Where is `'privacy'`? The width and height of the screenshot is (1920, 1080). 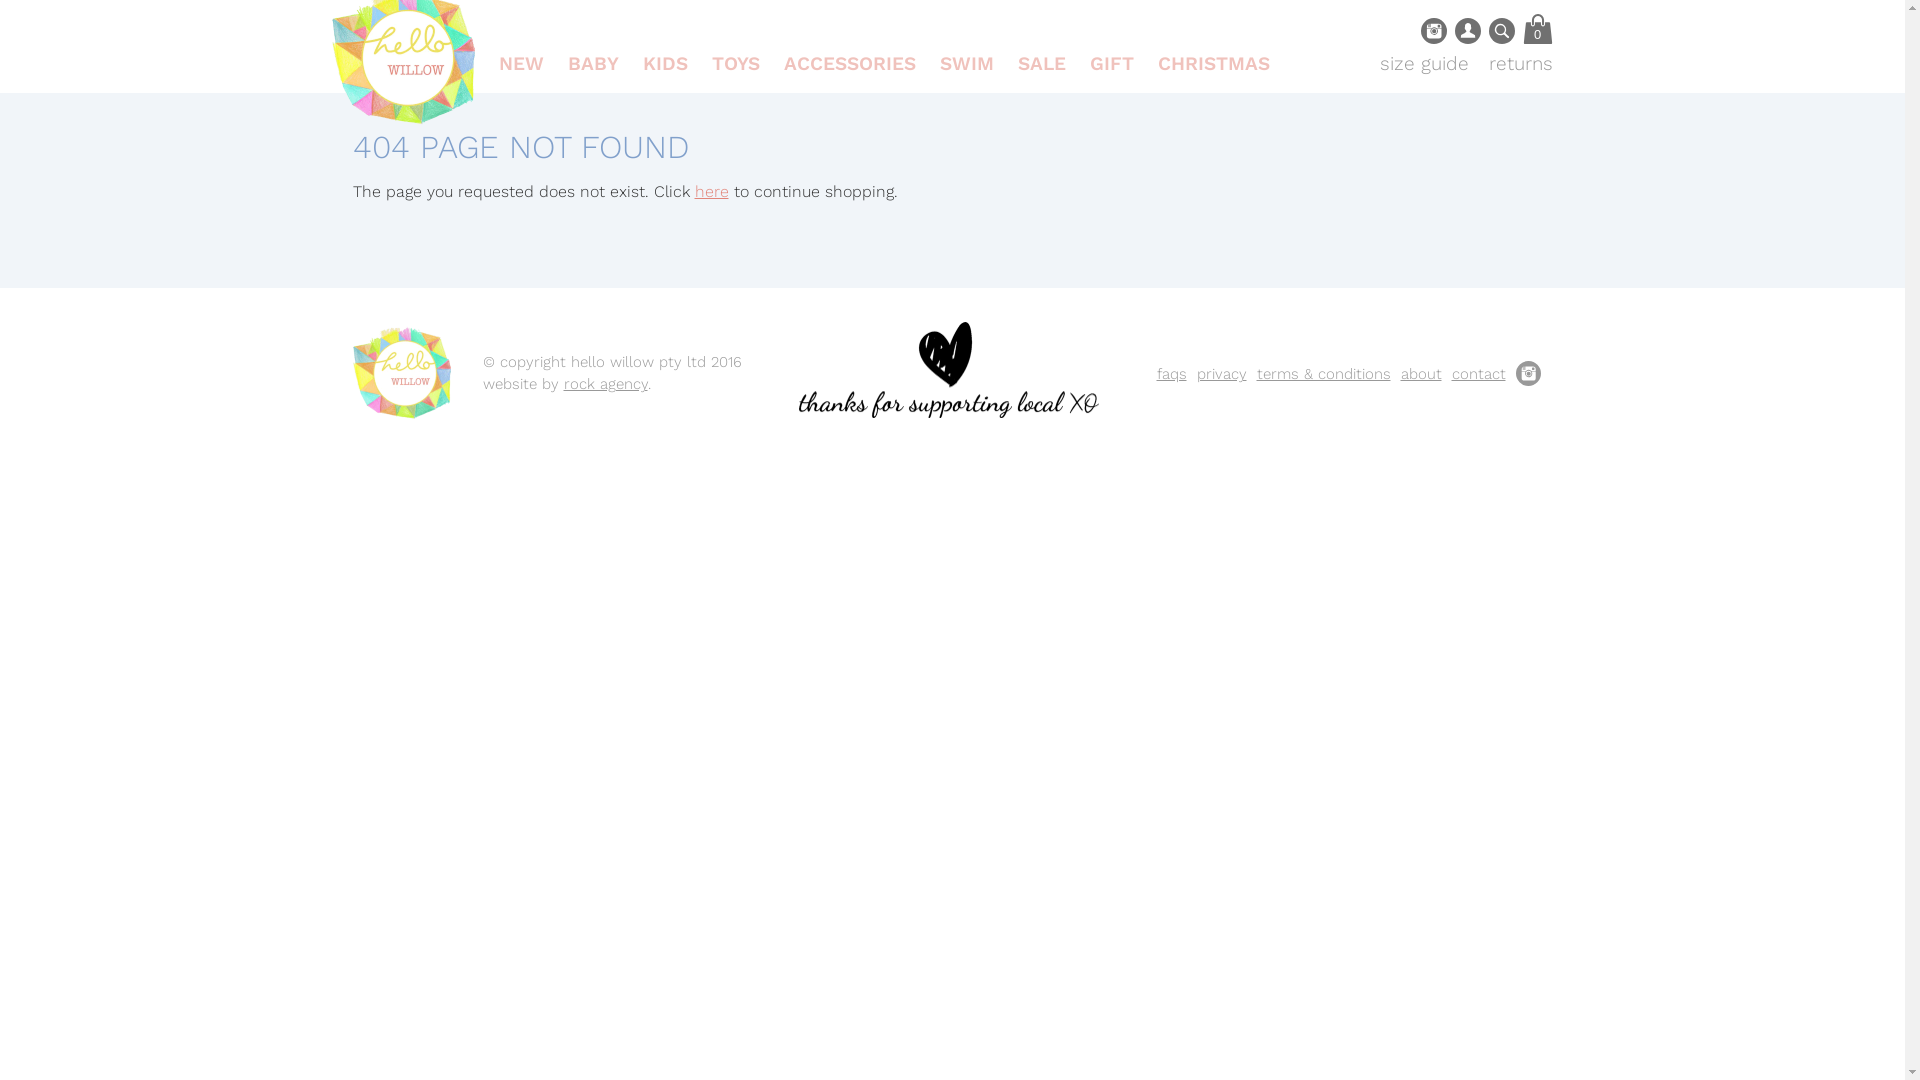 'privacy' is located at coordinates (1219, 374).